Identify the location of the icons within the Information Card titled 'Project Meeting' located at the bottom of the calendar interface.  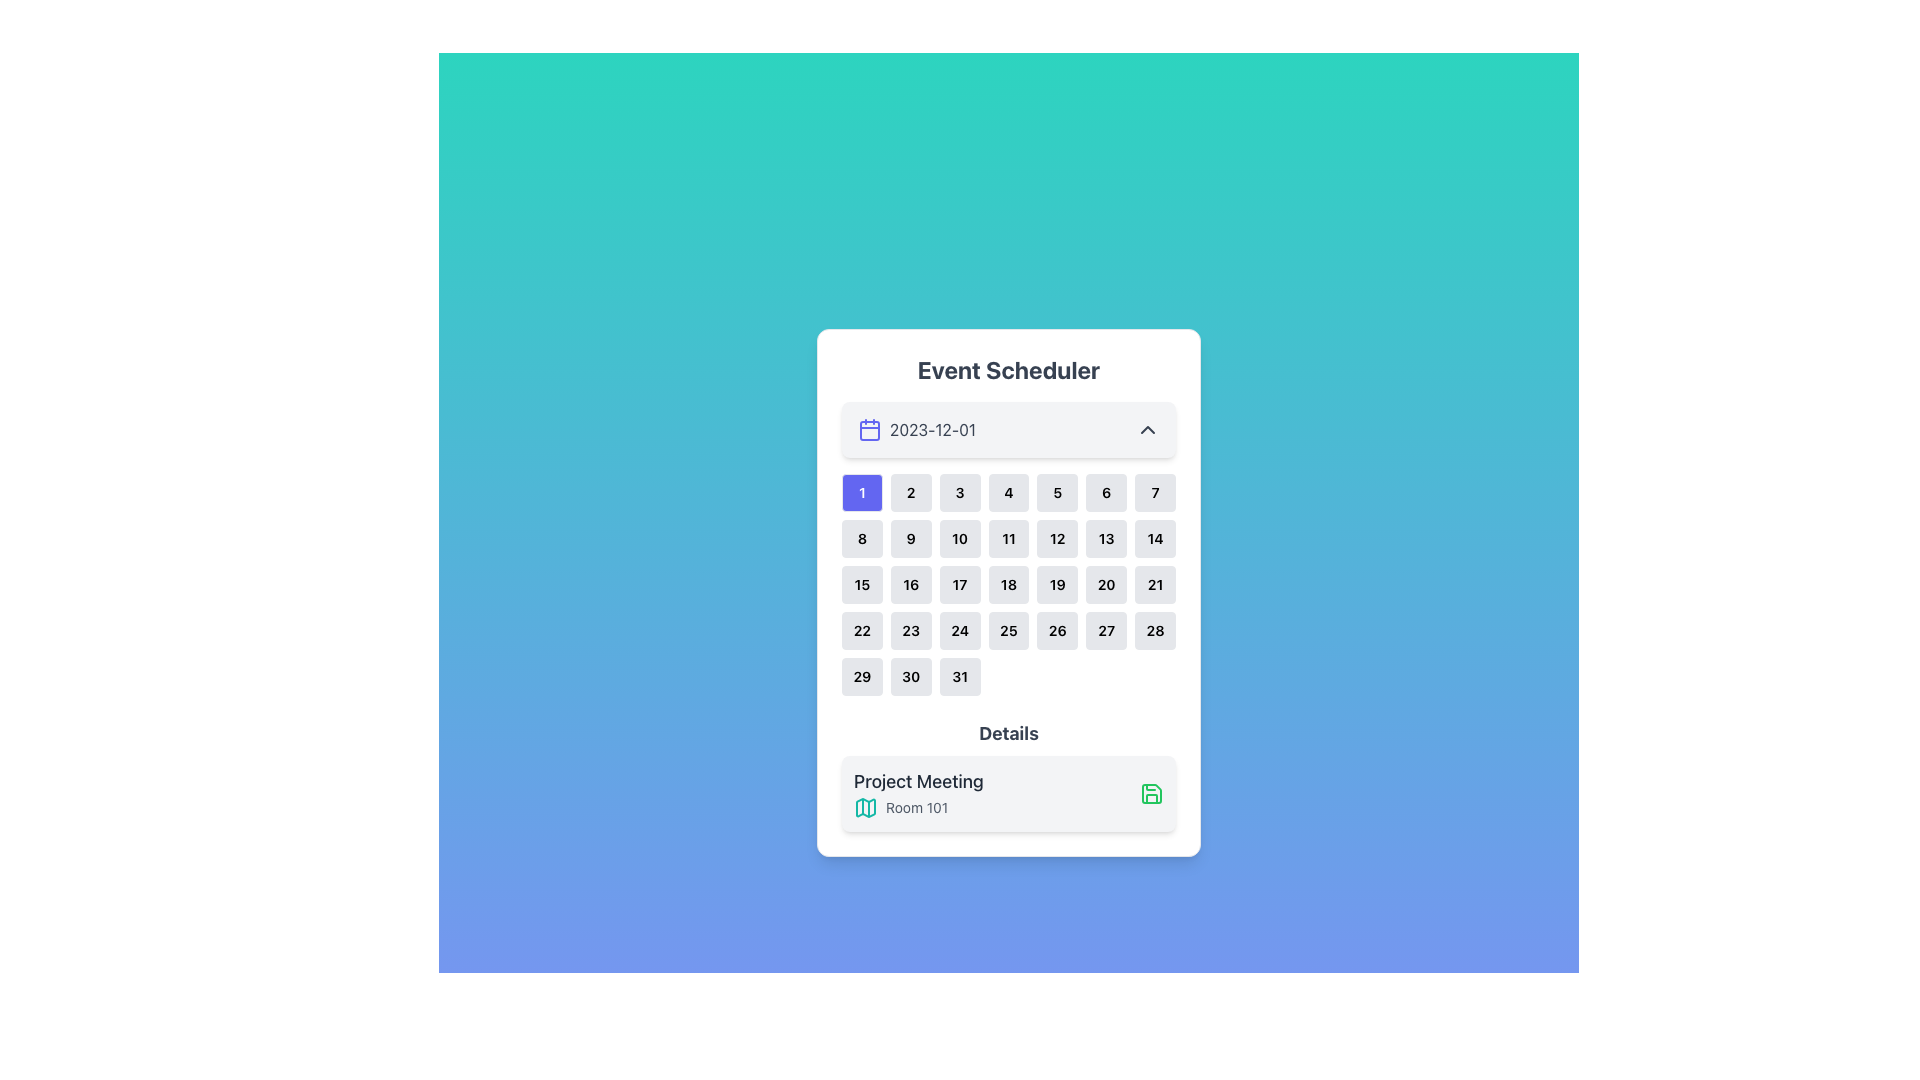
(1008, 793).